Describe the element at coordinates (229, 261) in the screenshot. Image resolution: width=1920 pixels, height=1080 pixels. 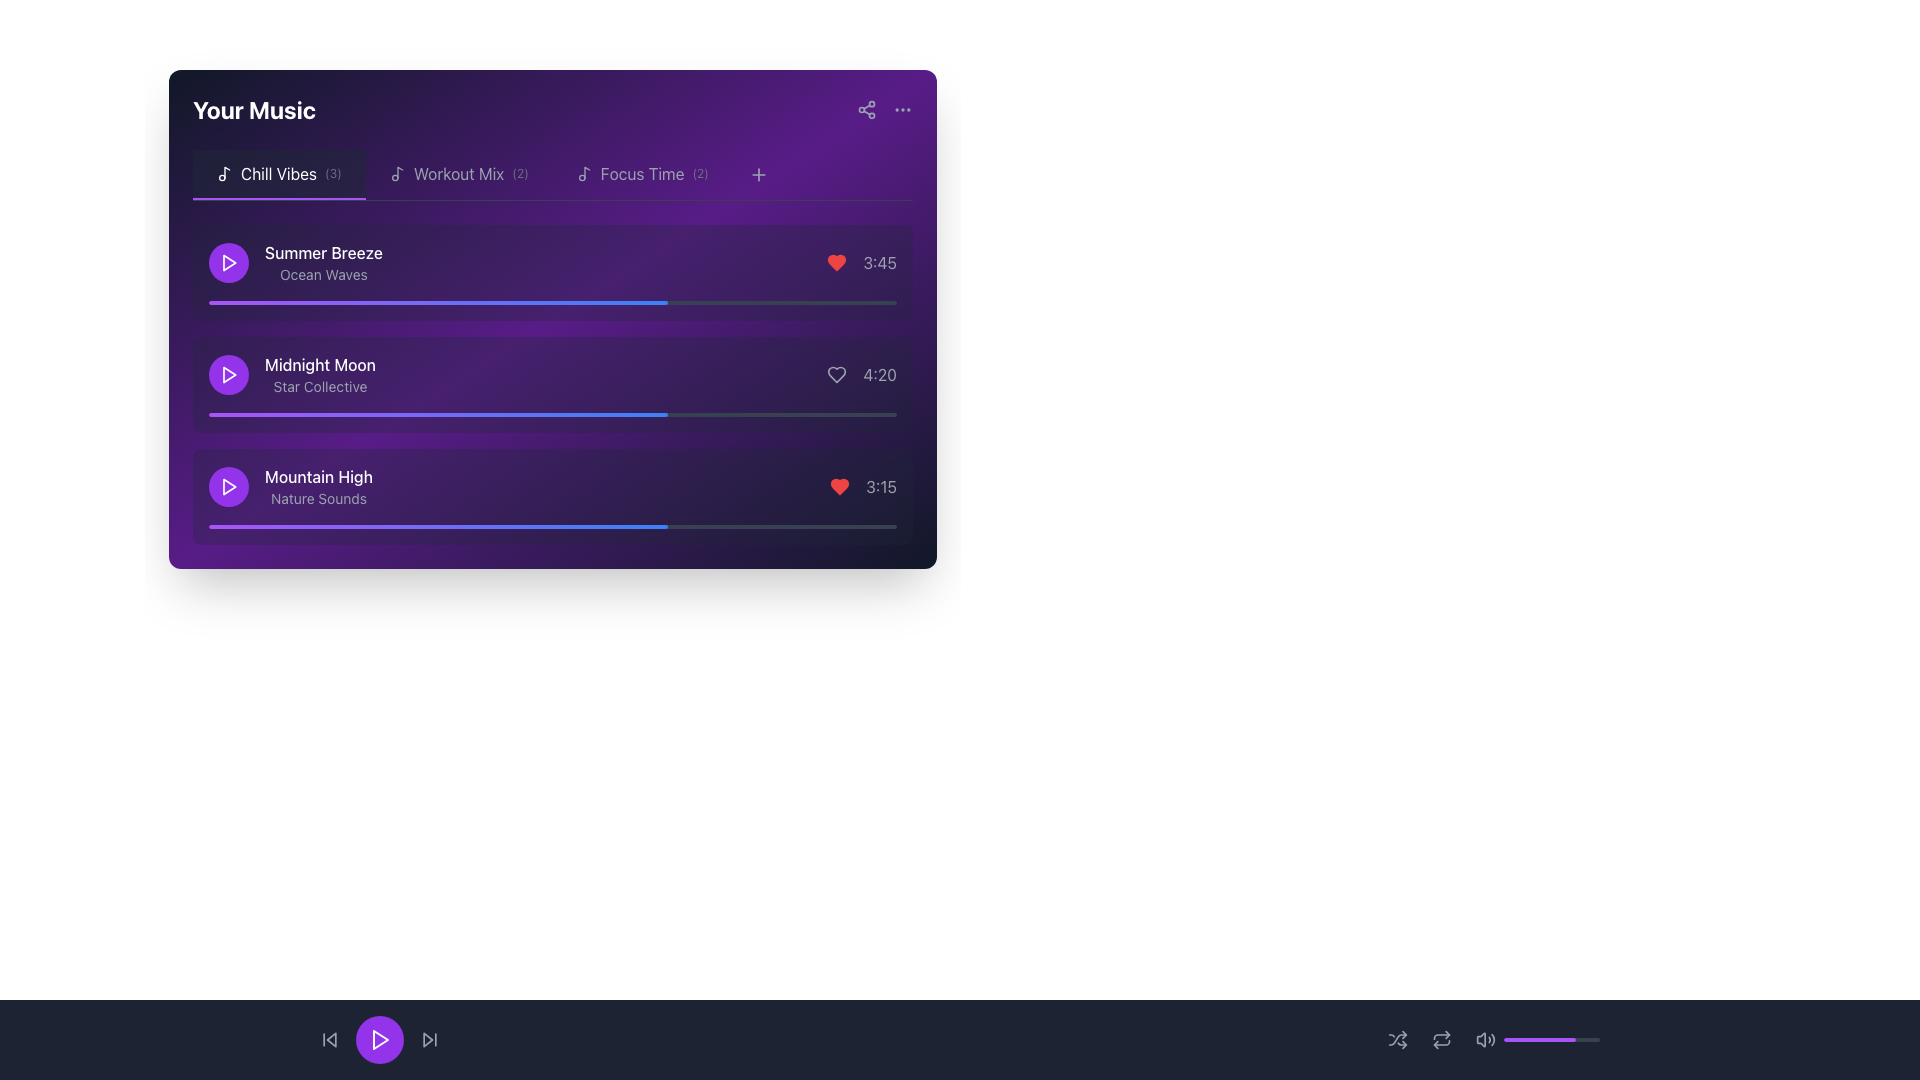
I see `the triangular play icon with a purple background and white border located to the left of the track title 'Summer Breeze' under the 'Chill Vibes' category in the 'Your Music' section` at that location.